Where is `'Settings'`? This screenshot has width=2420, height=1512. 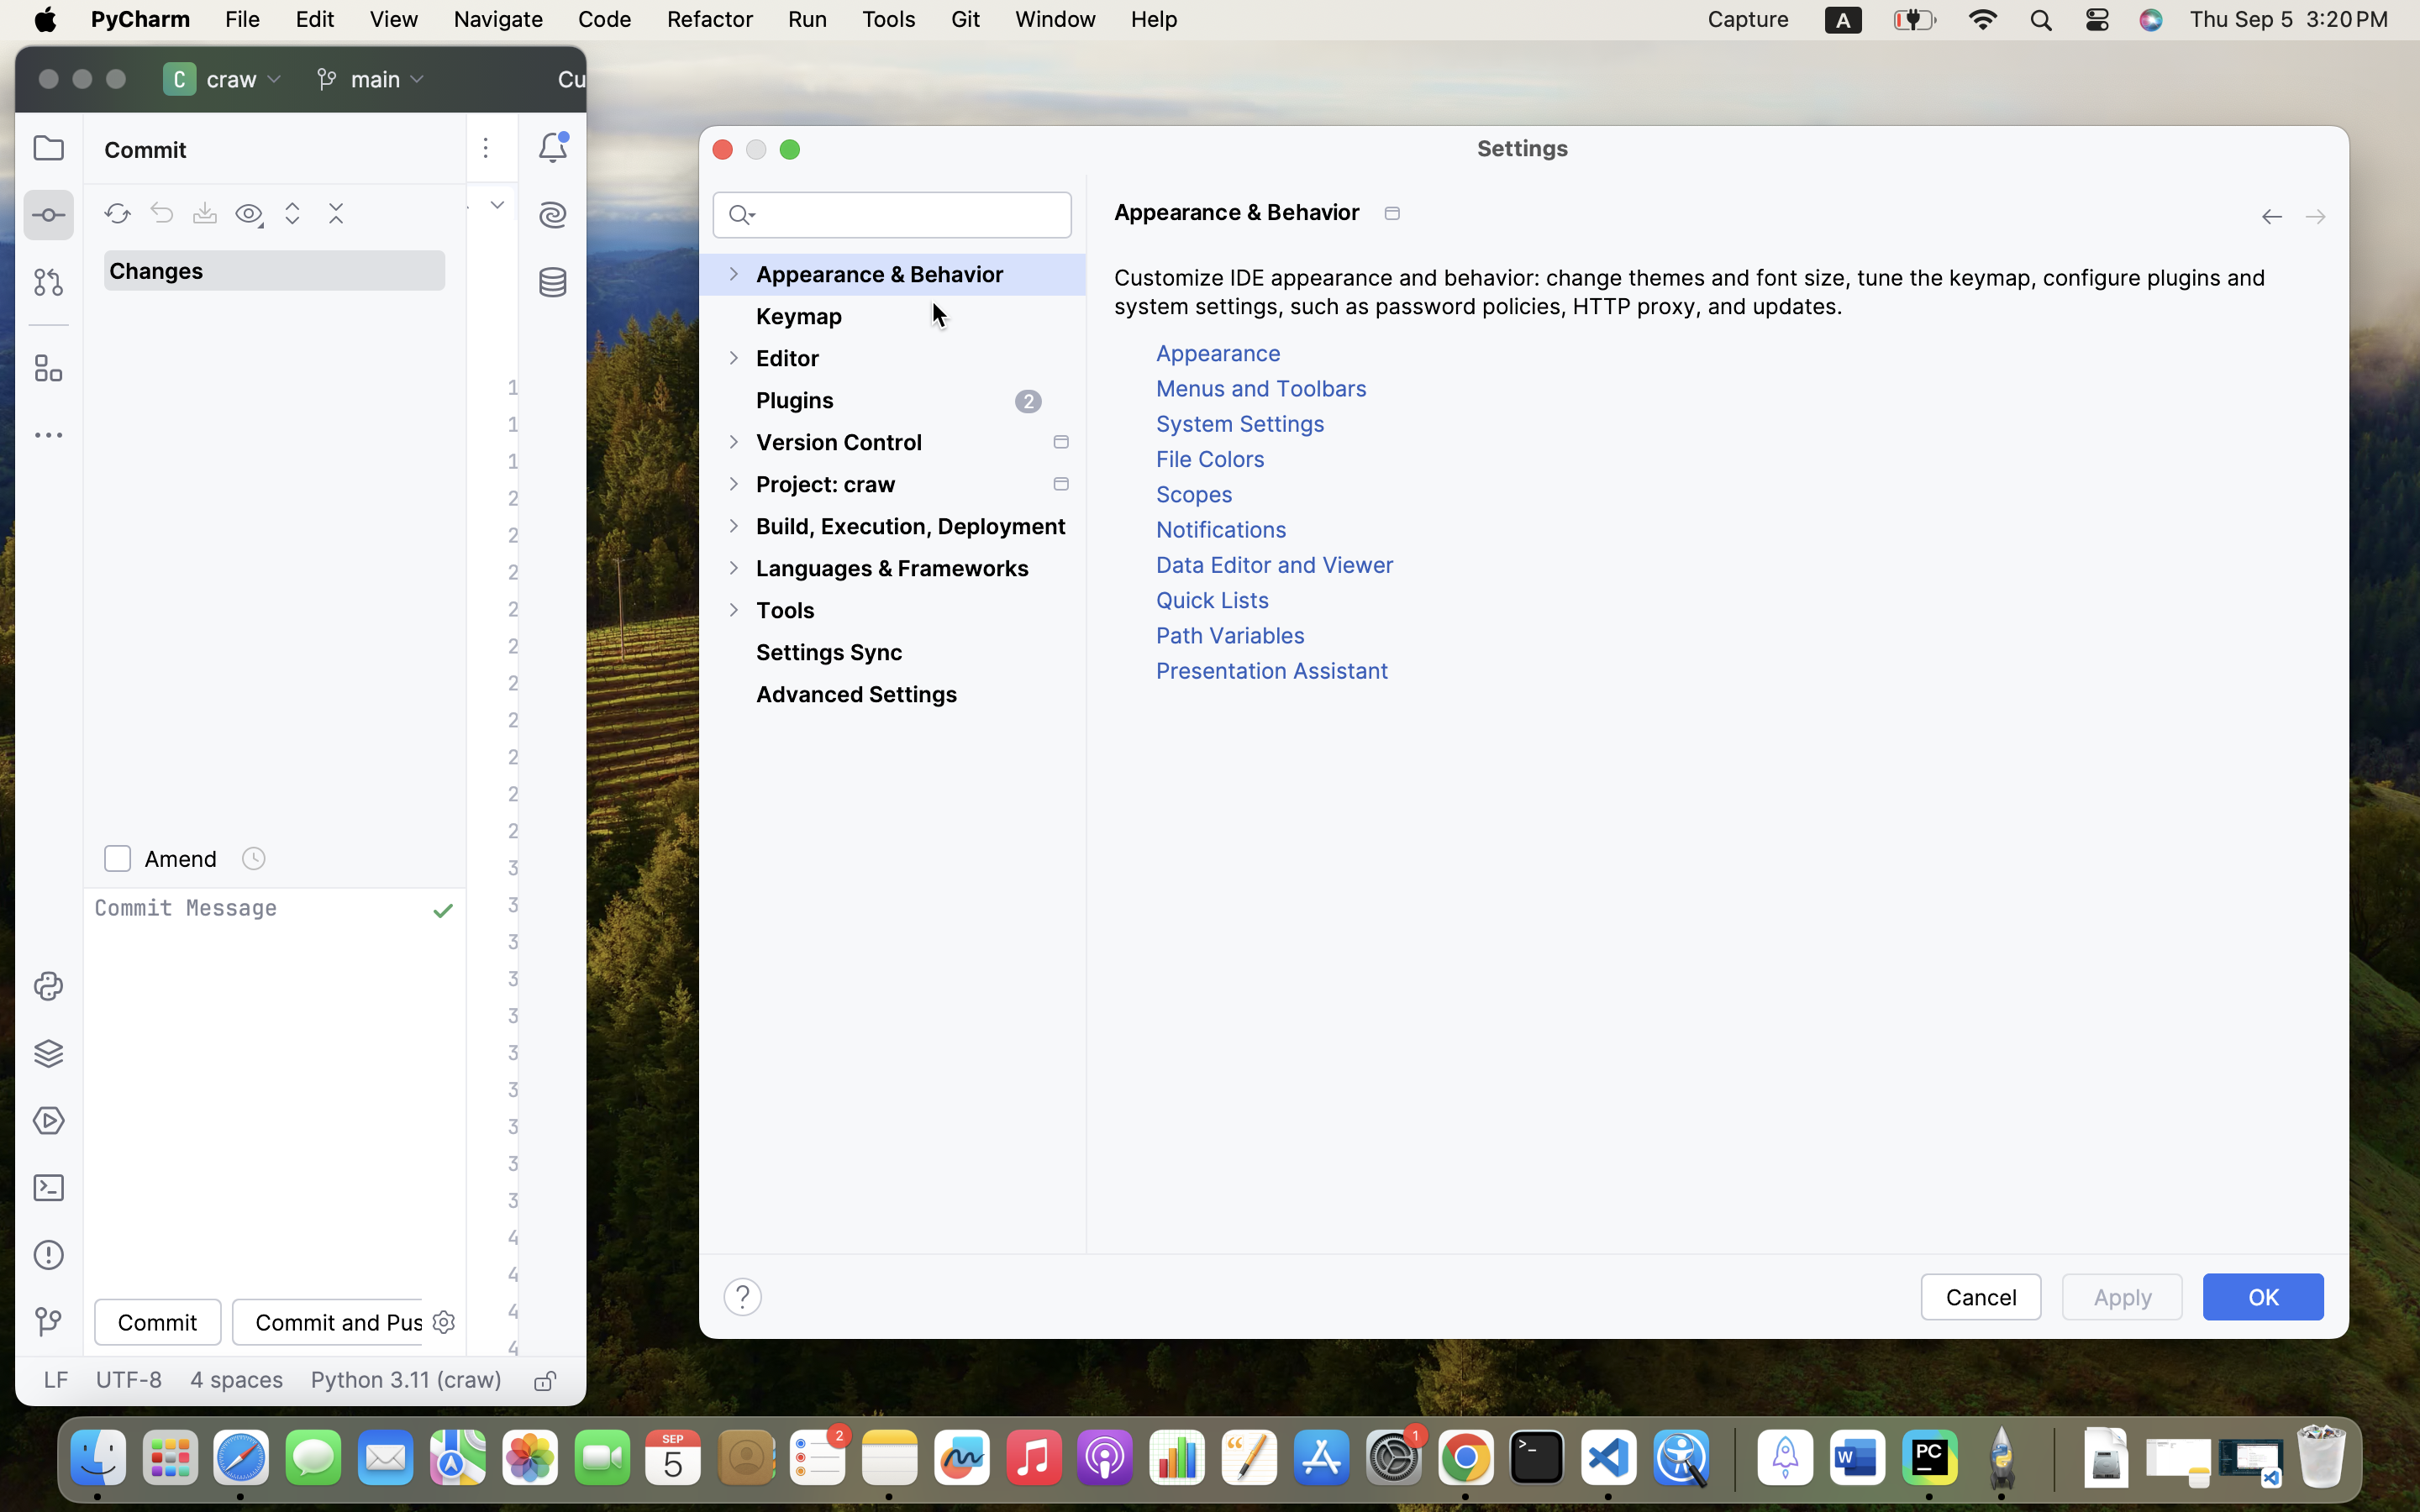 'Settings' is located at coordinates (1523, 148).